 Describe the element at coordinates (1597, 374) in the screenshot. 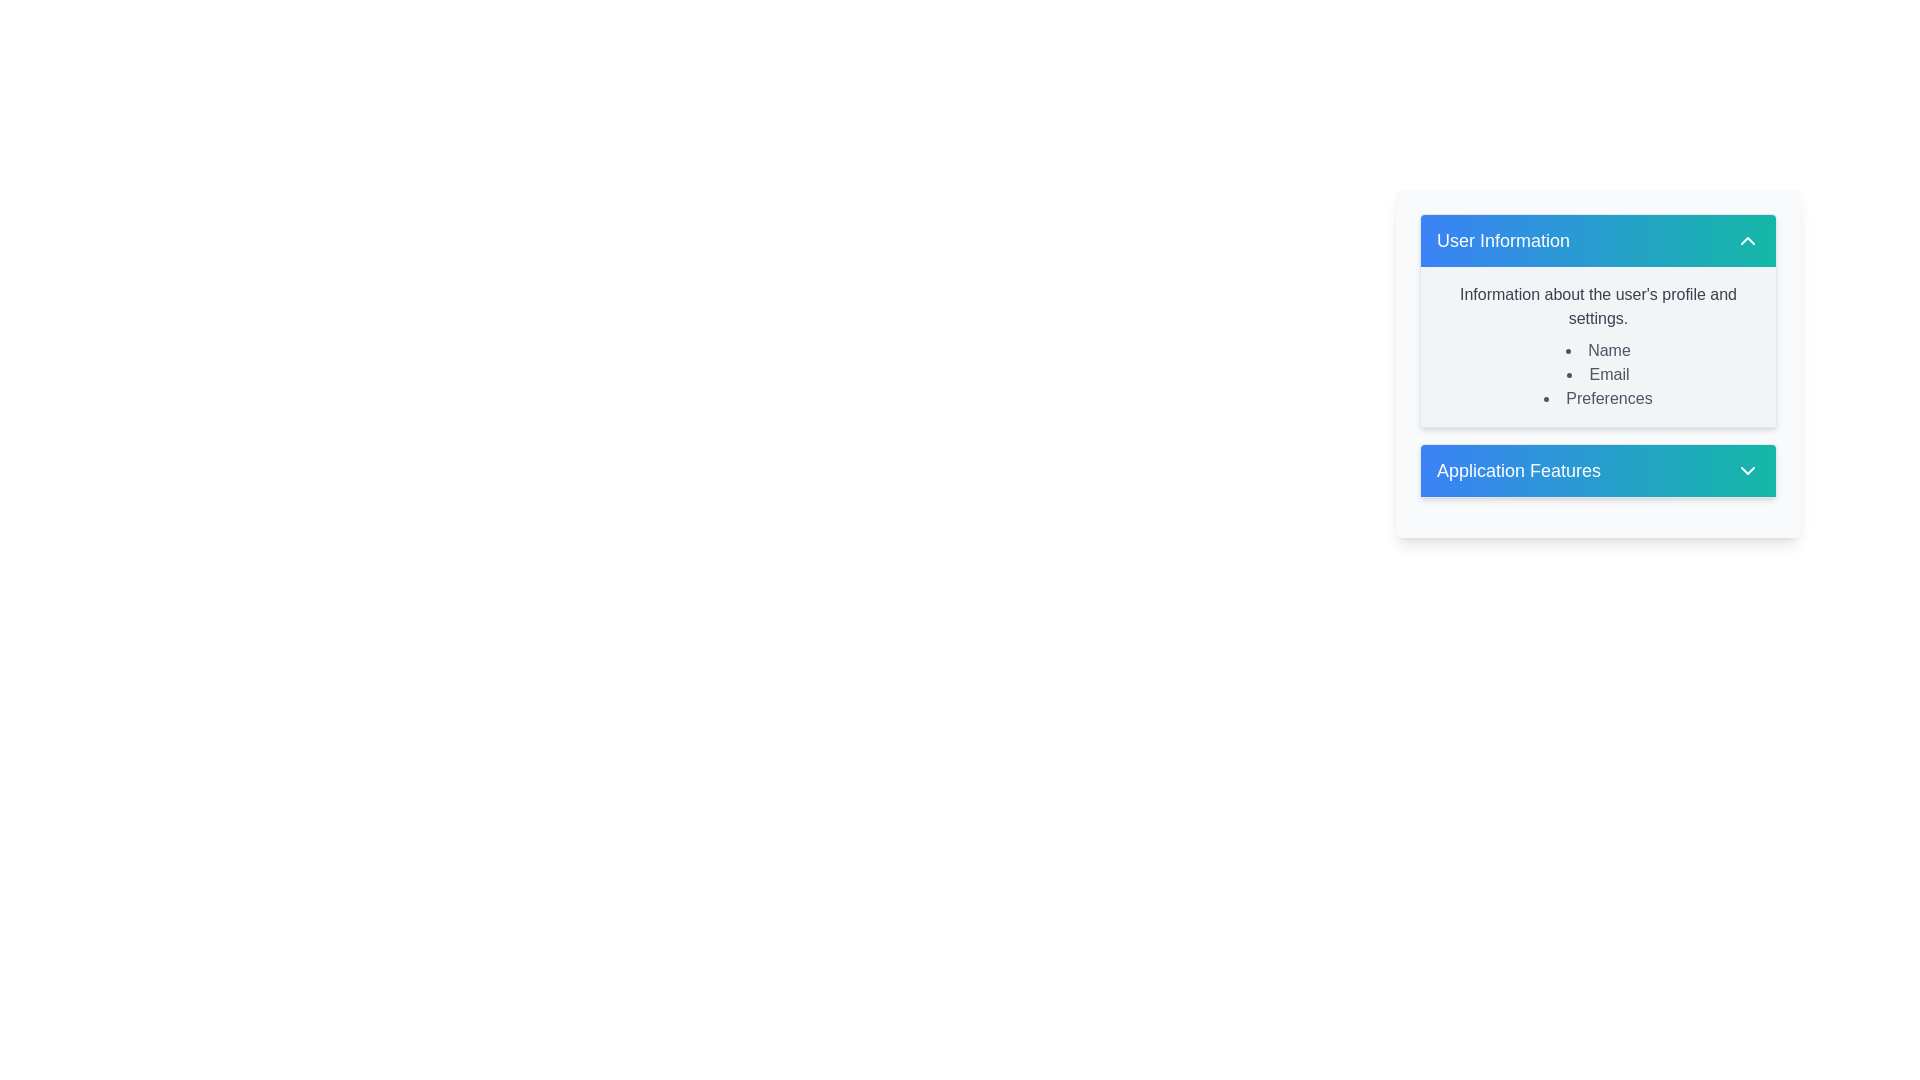

I see `the 'Email' text label, which is the second item in the vertical list of user profile information under the section labeled 'User Information'` at that location.